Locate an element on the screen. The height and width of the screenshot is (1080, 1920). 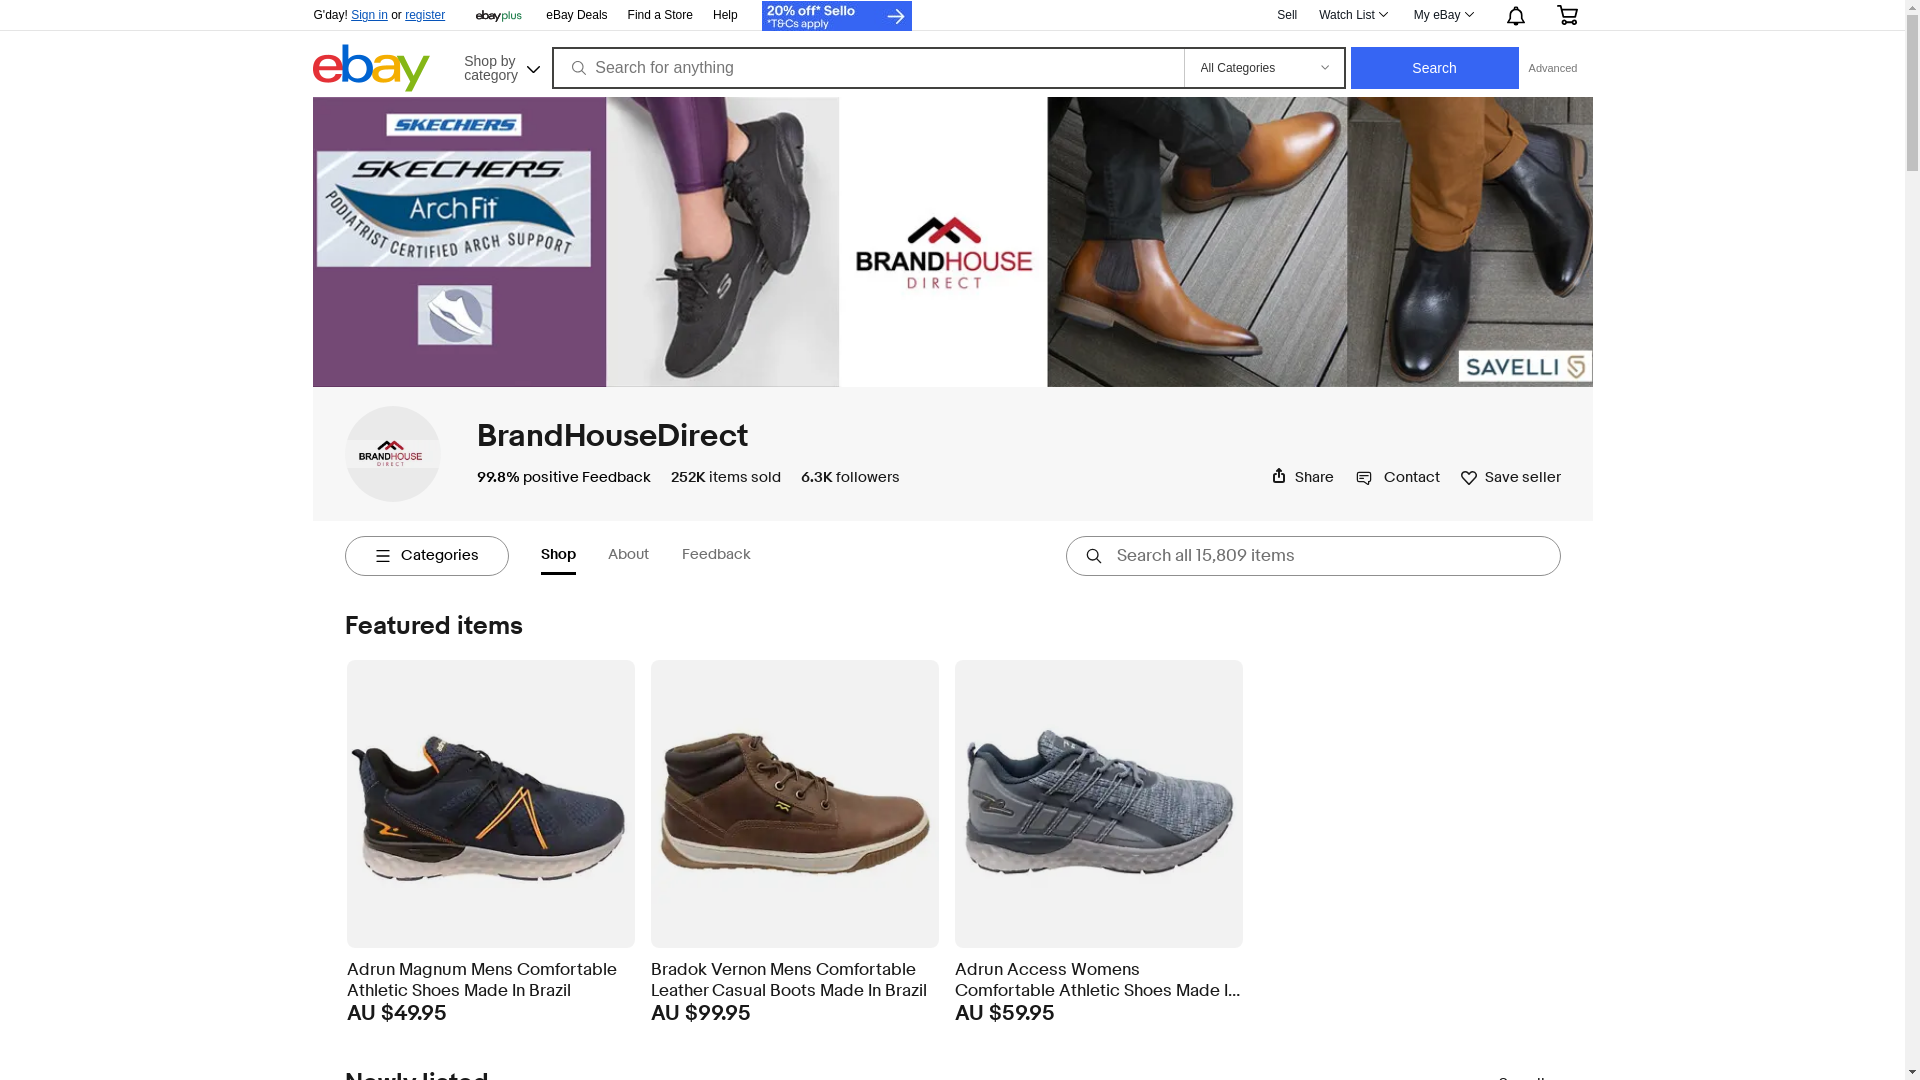
'Filter by category is located at coordinates (425, 555).